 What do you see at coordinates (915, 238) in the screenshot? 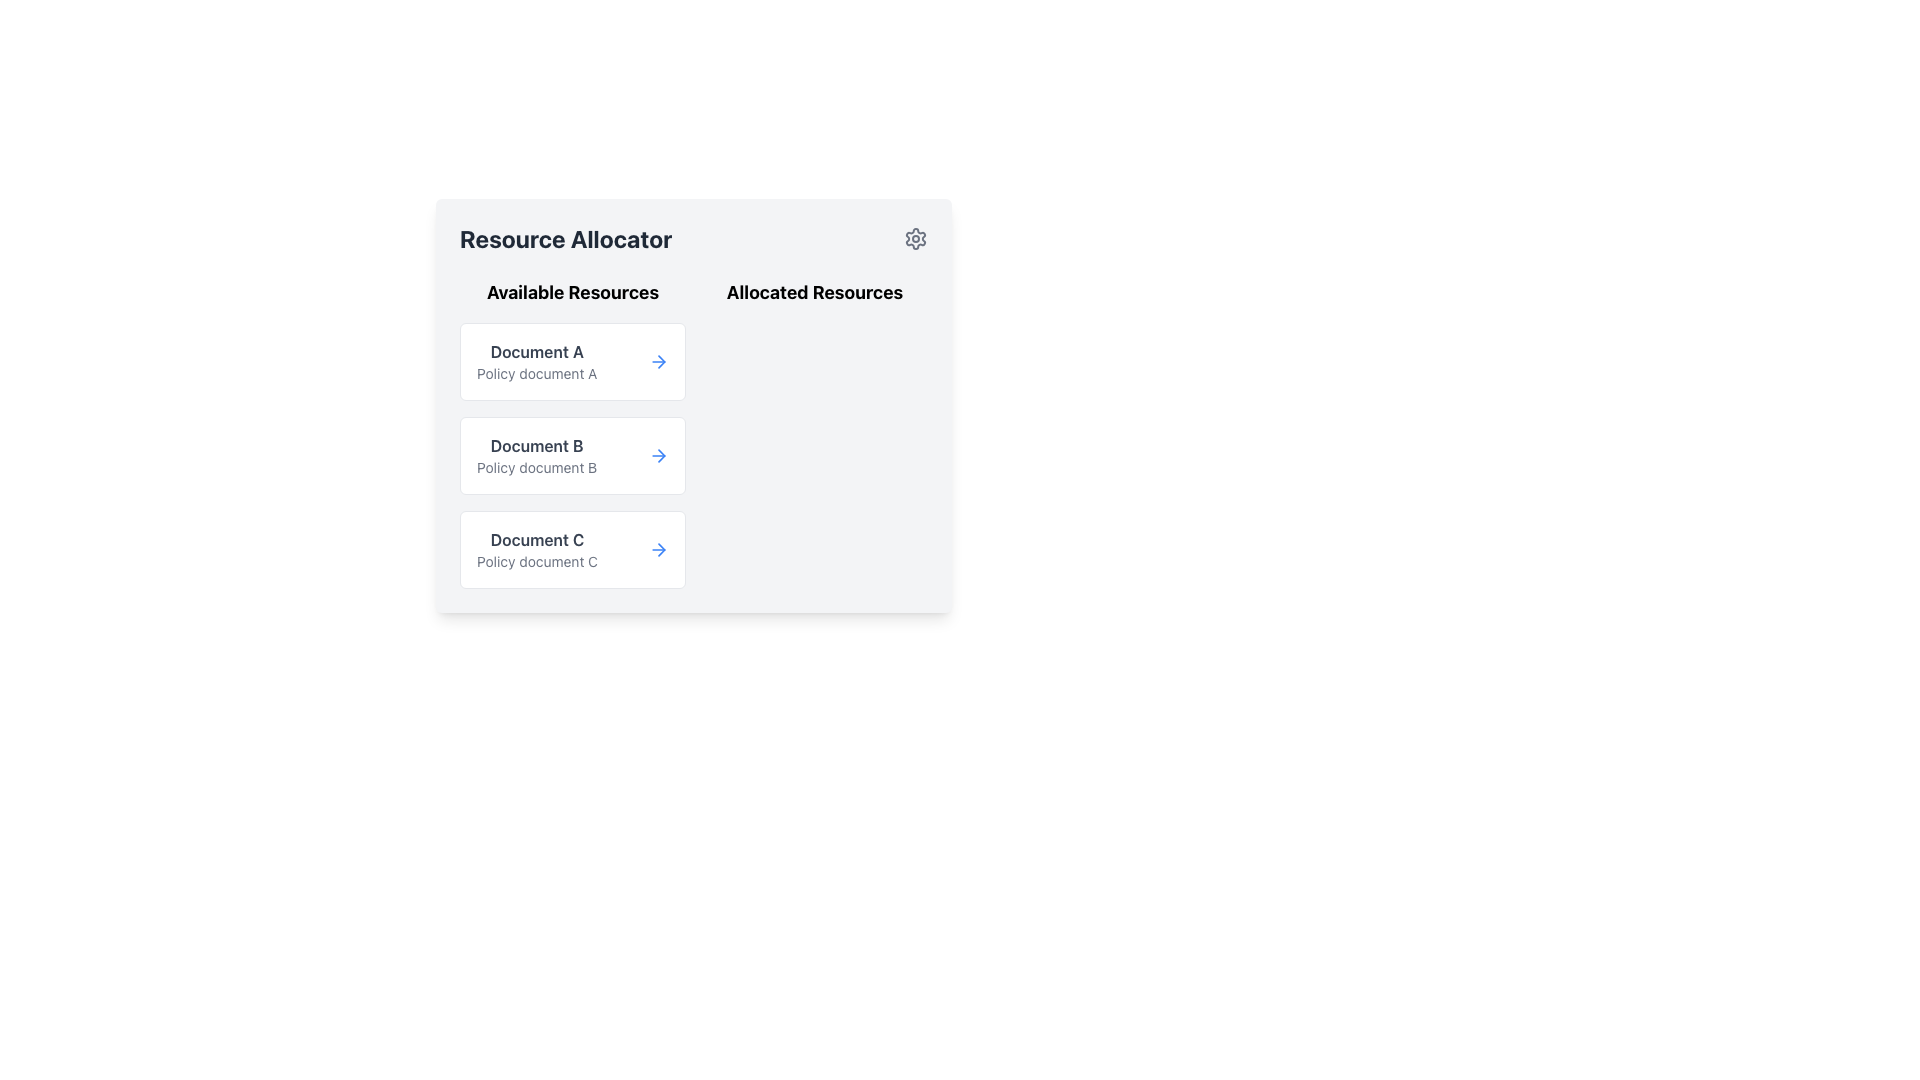
I see `the cogwheel-shaped settings icon located in the top-right corner of the 'Resource Allocator' card` at bounding box center [915, 238].